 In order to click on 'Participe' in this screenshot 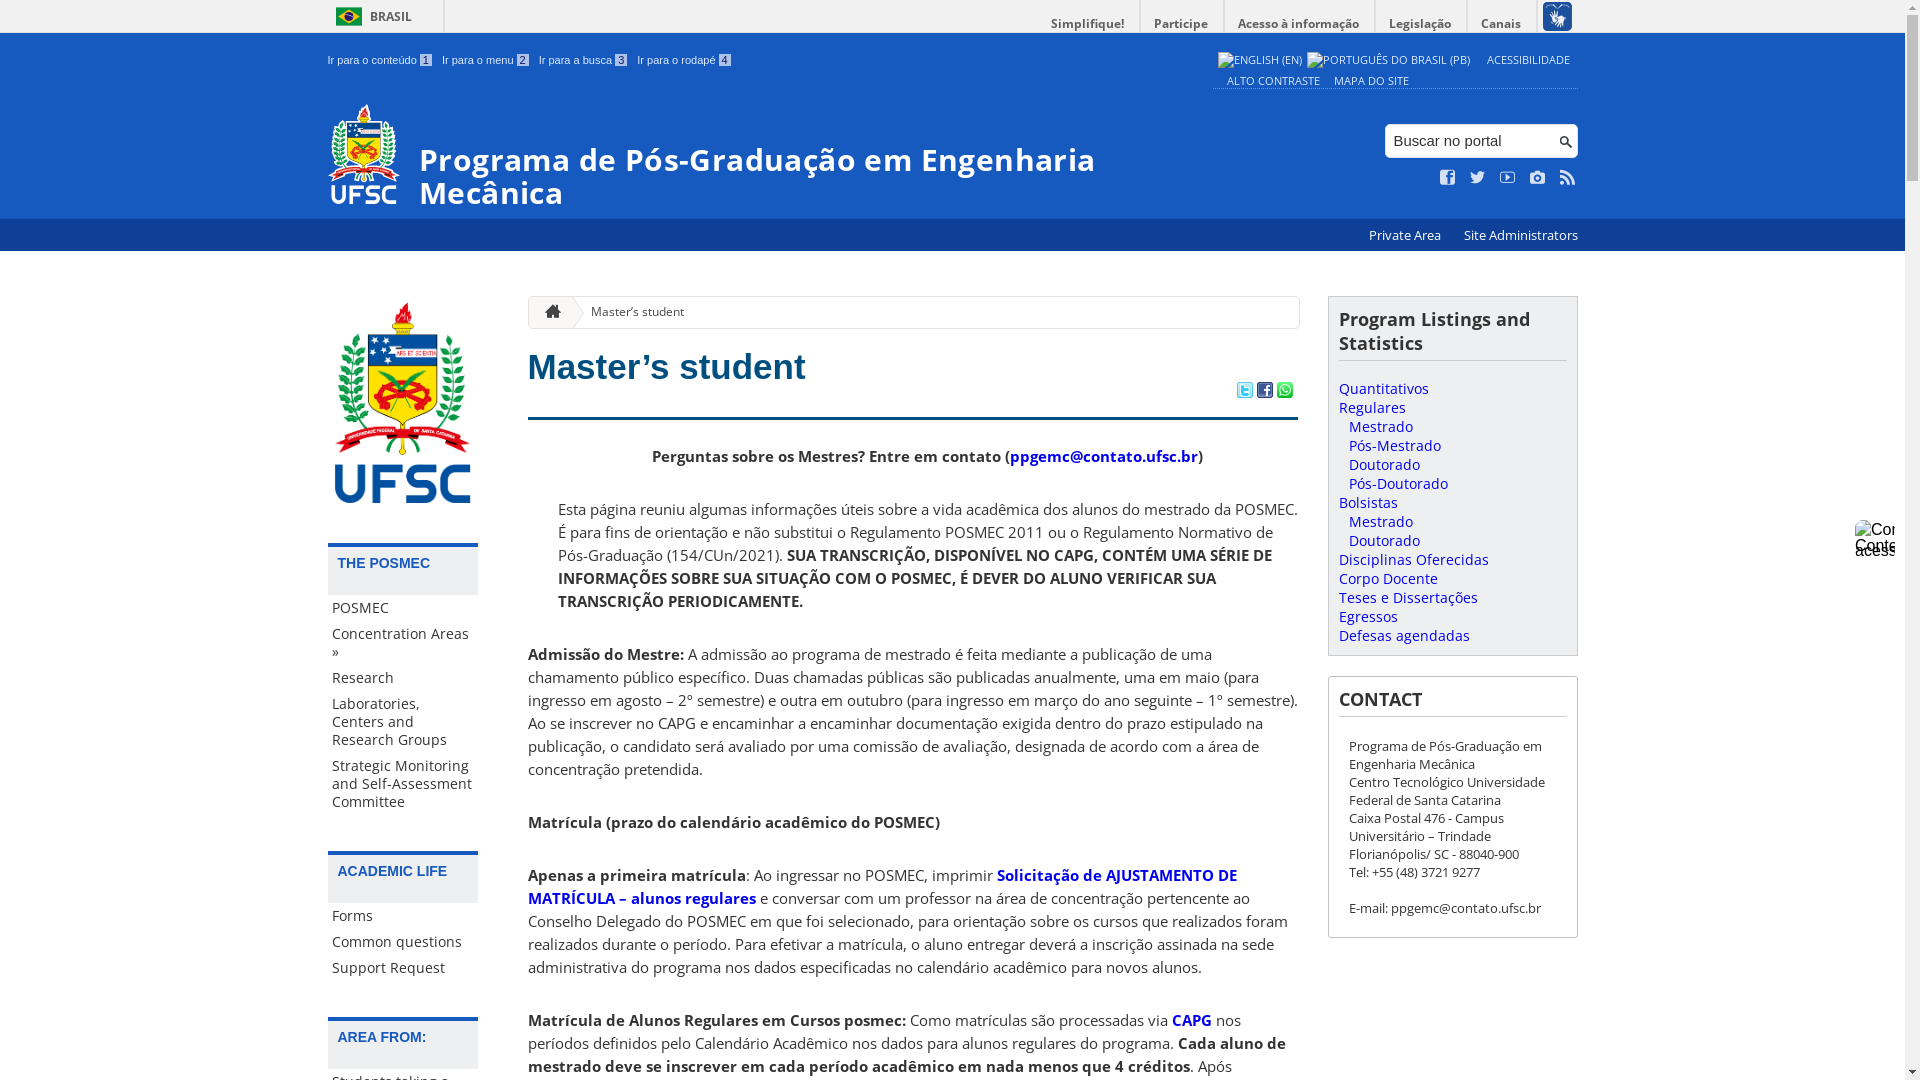, I will do `click(1180, 23)`.